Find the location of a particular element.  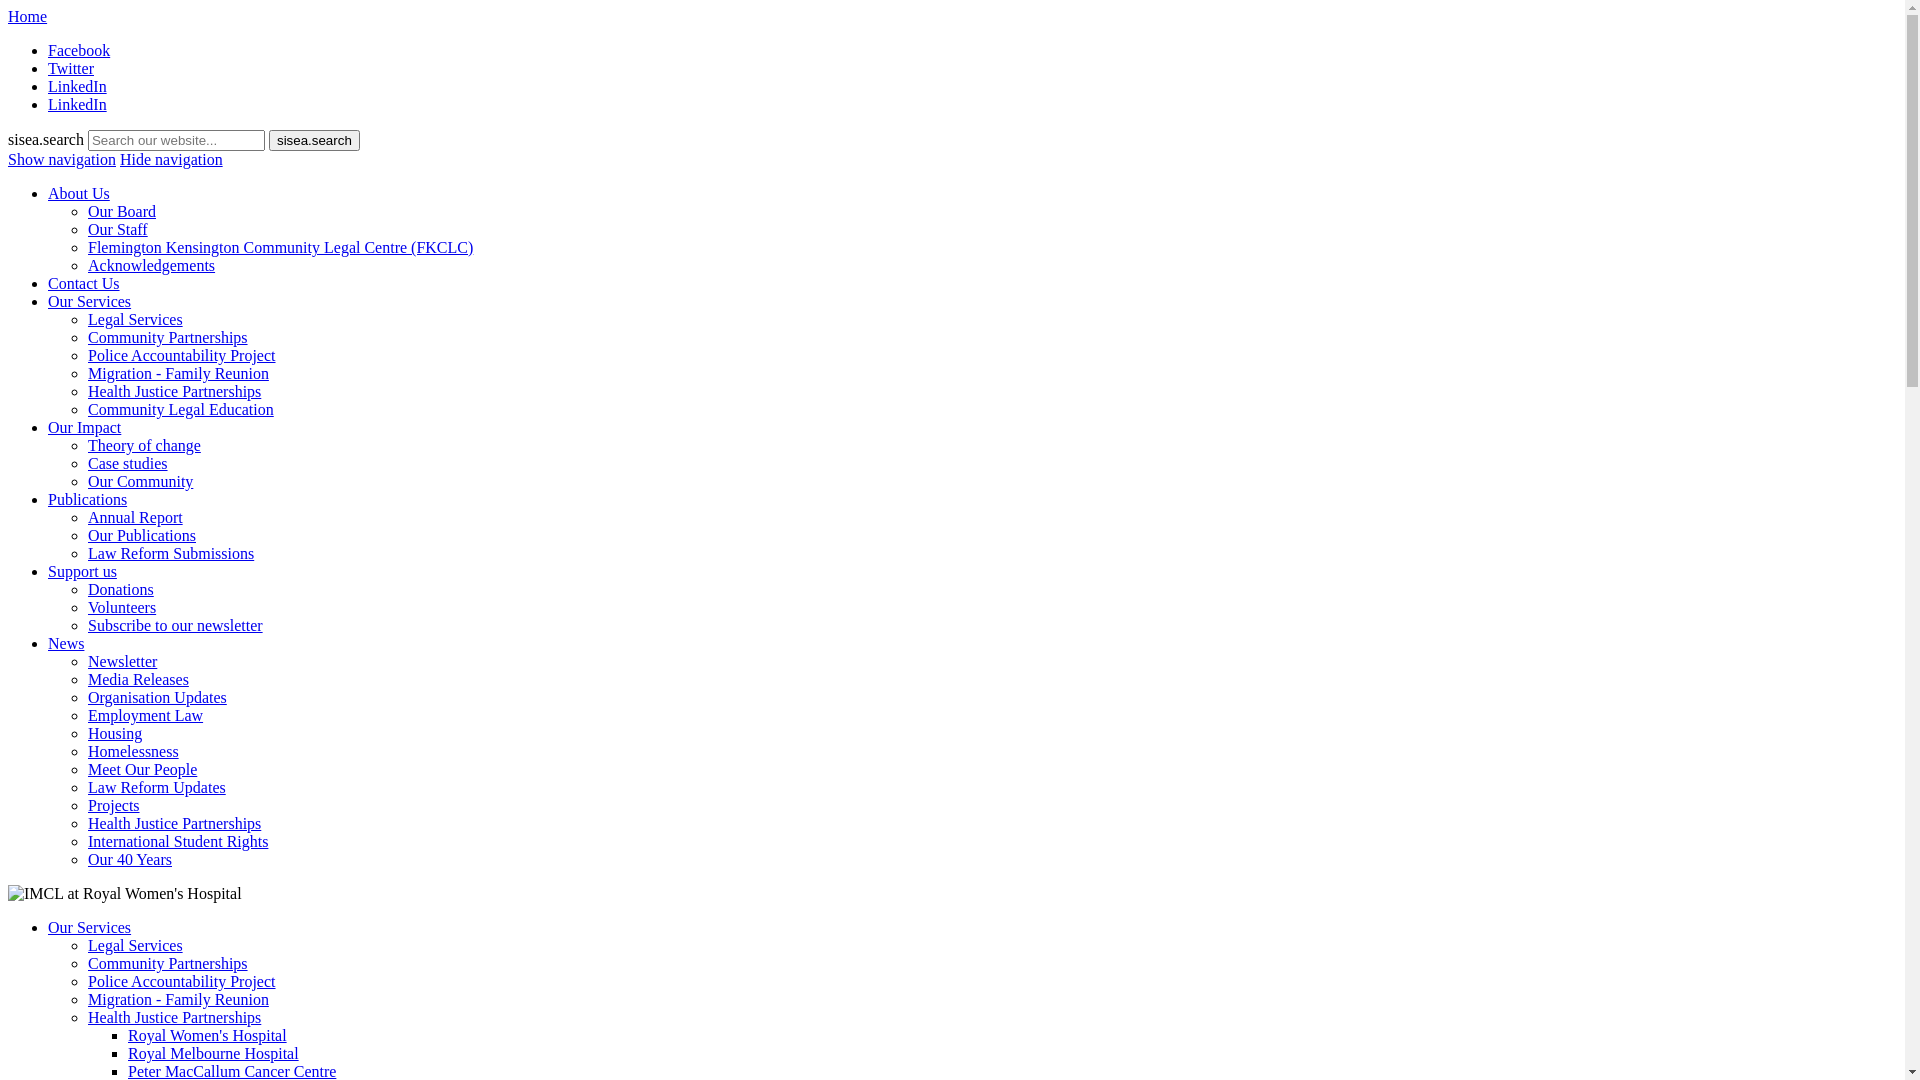

'Our Impact' is located at coordinates (83, 426).